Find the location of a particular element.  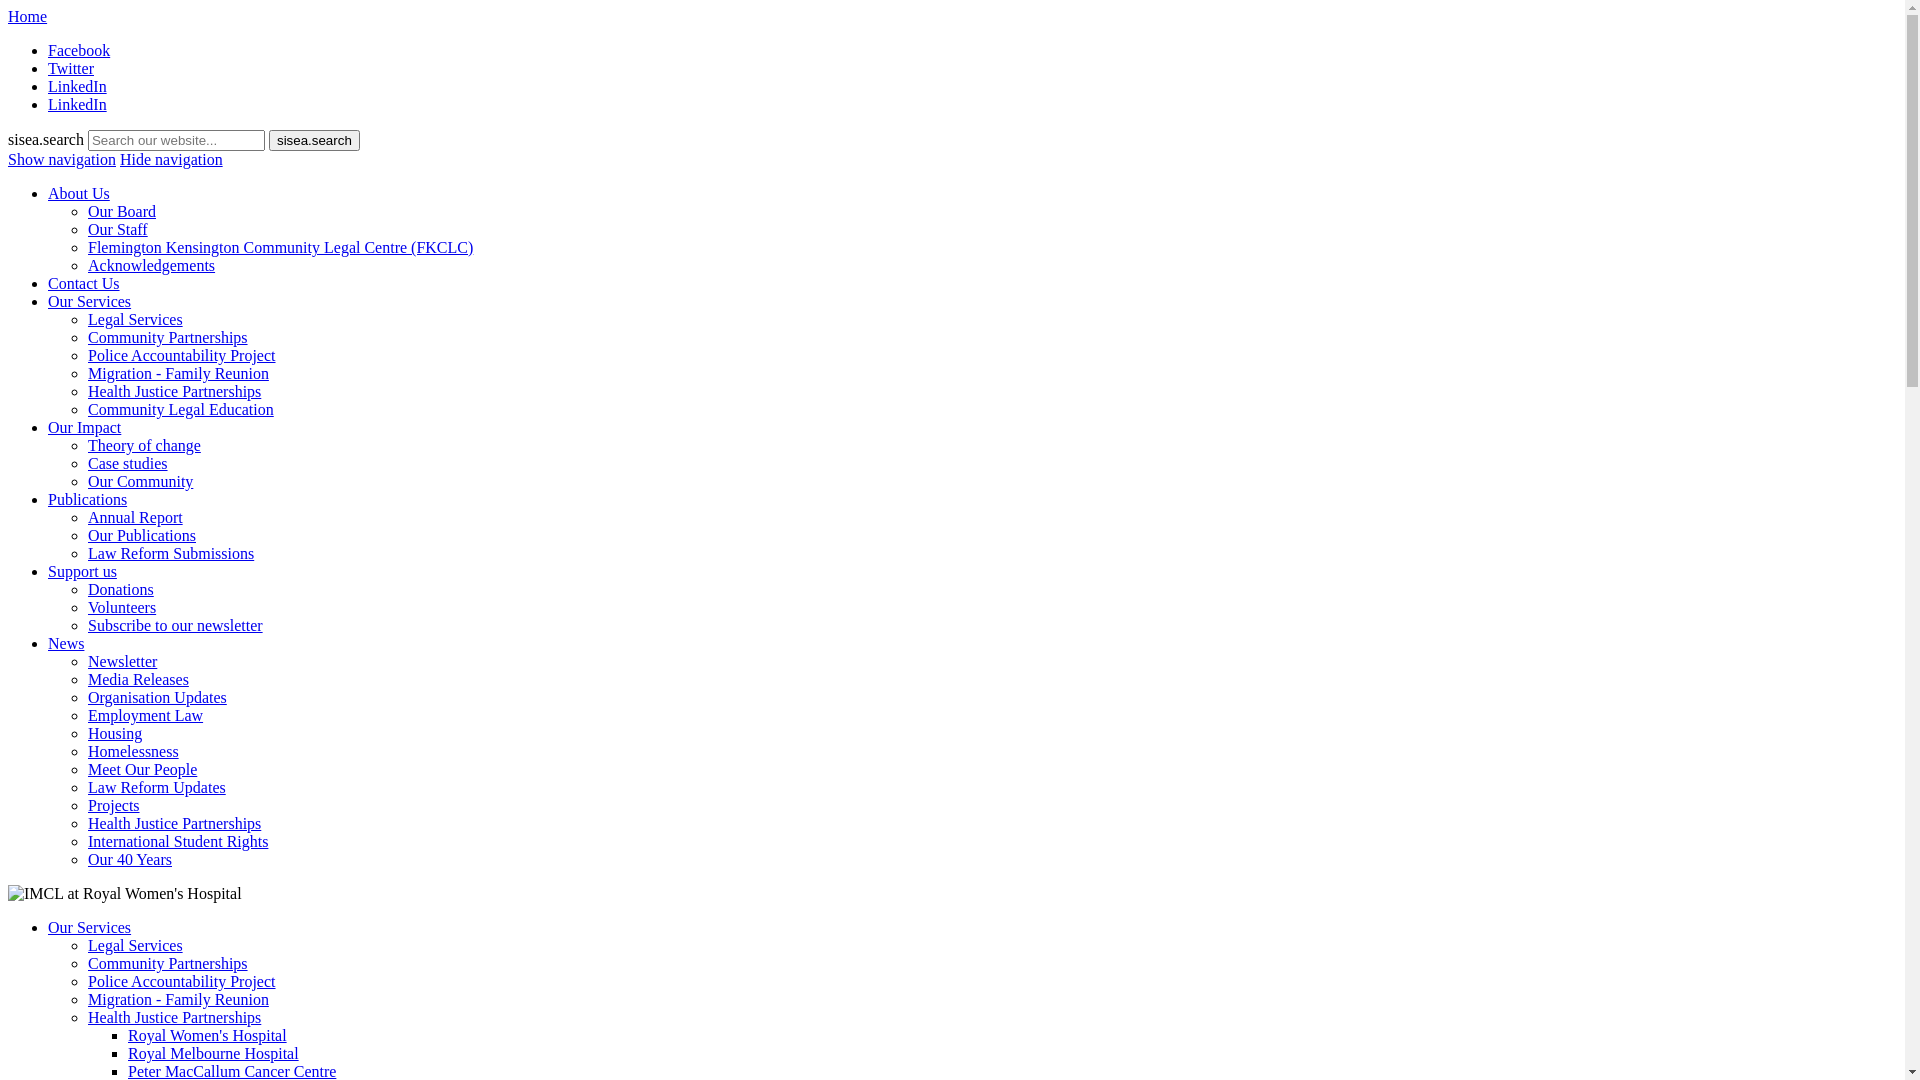

'Our Impact' is located at coordinates (83, 426).